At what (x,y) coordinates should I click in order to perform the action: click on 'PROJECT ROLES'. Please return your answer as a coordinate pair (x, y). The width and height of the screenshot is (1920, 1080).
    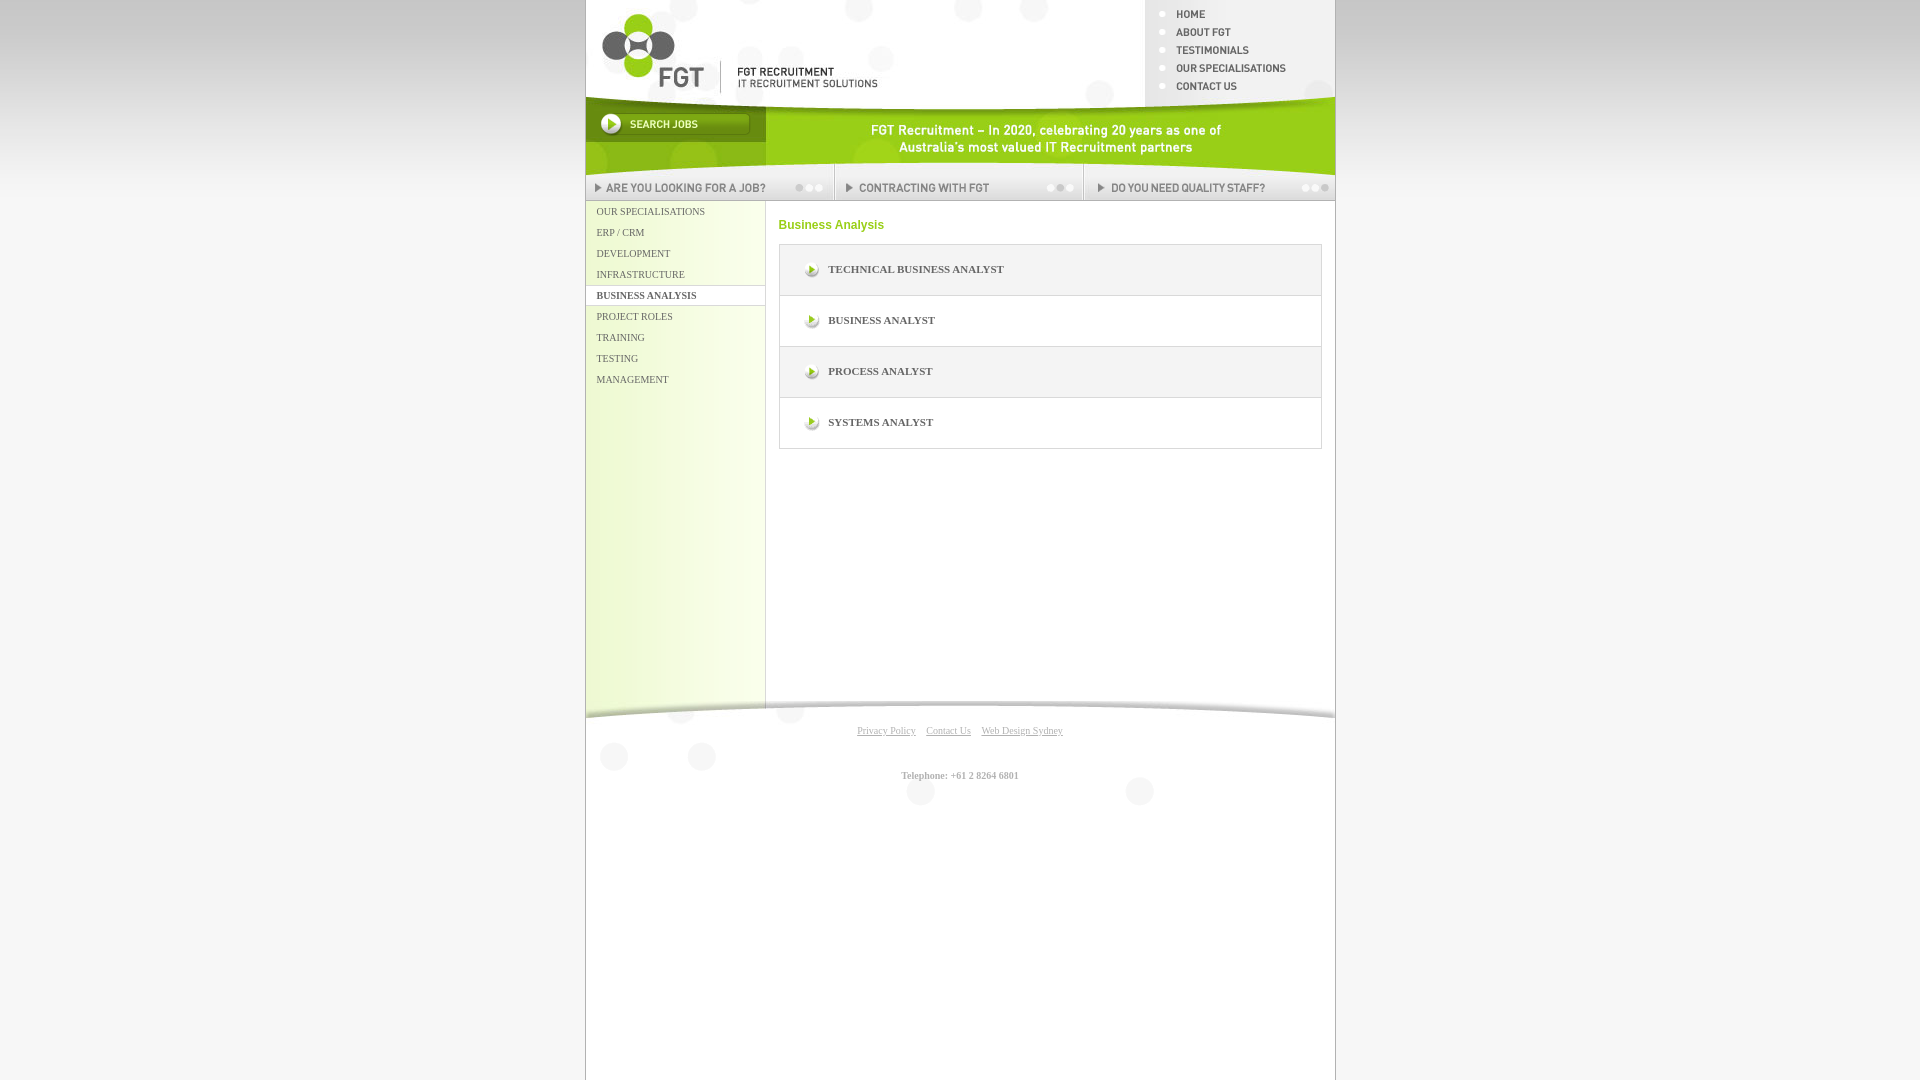
    Looking at the image, I should click on (676, 315).